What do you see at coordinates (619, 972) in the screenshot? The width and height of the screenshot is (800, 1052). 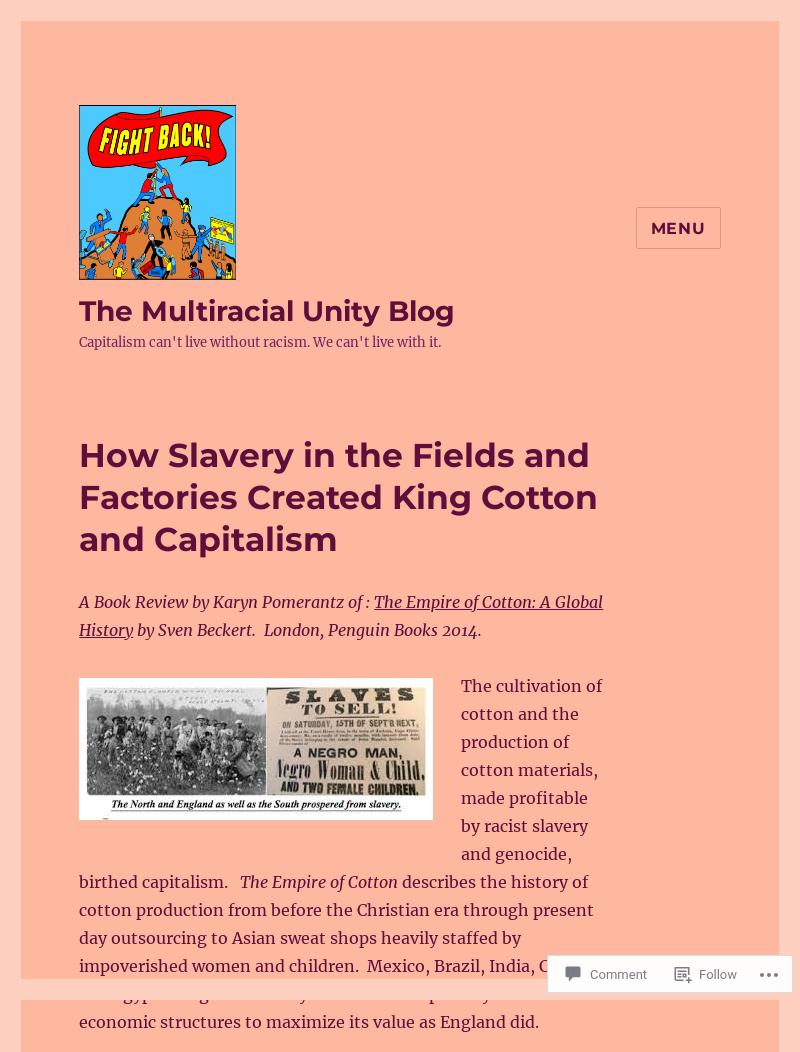 I see `'Comment'` at bounding box center [619, 972].